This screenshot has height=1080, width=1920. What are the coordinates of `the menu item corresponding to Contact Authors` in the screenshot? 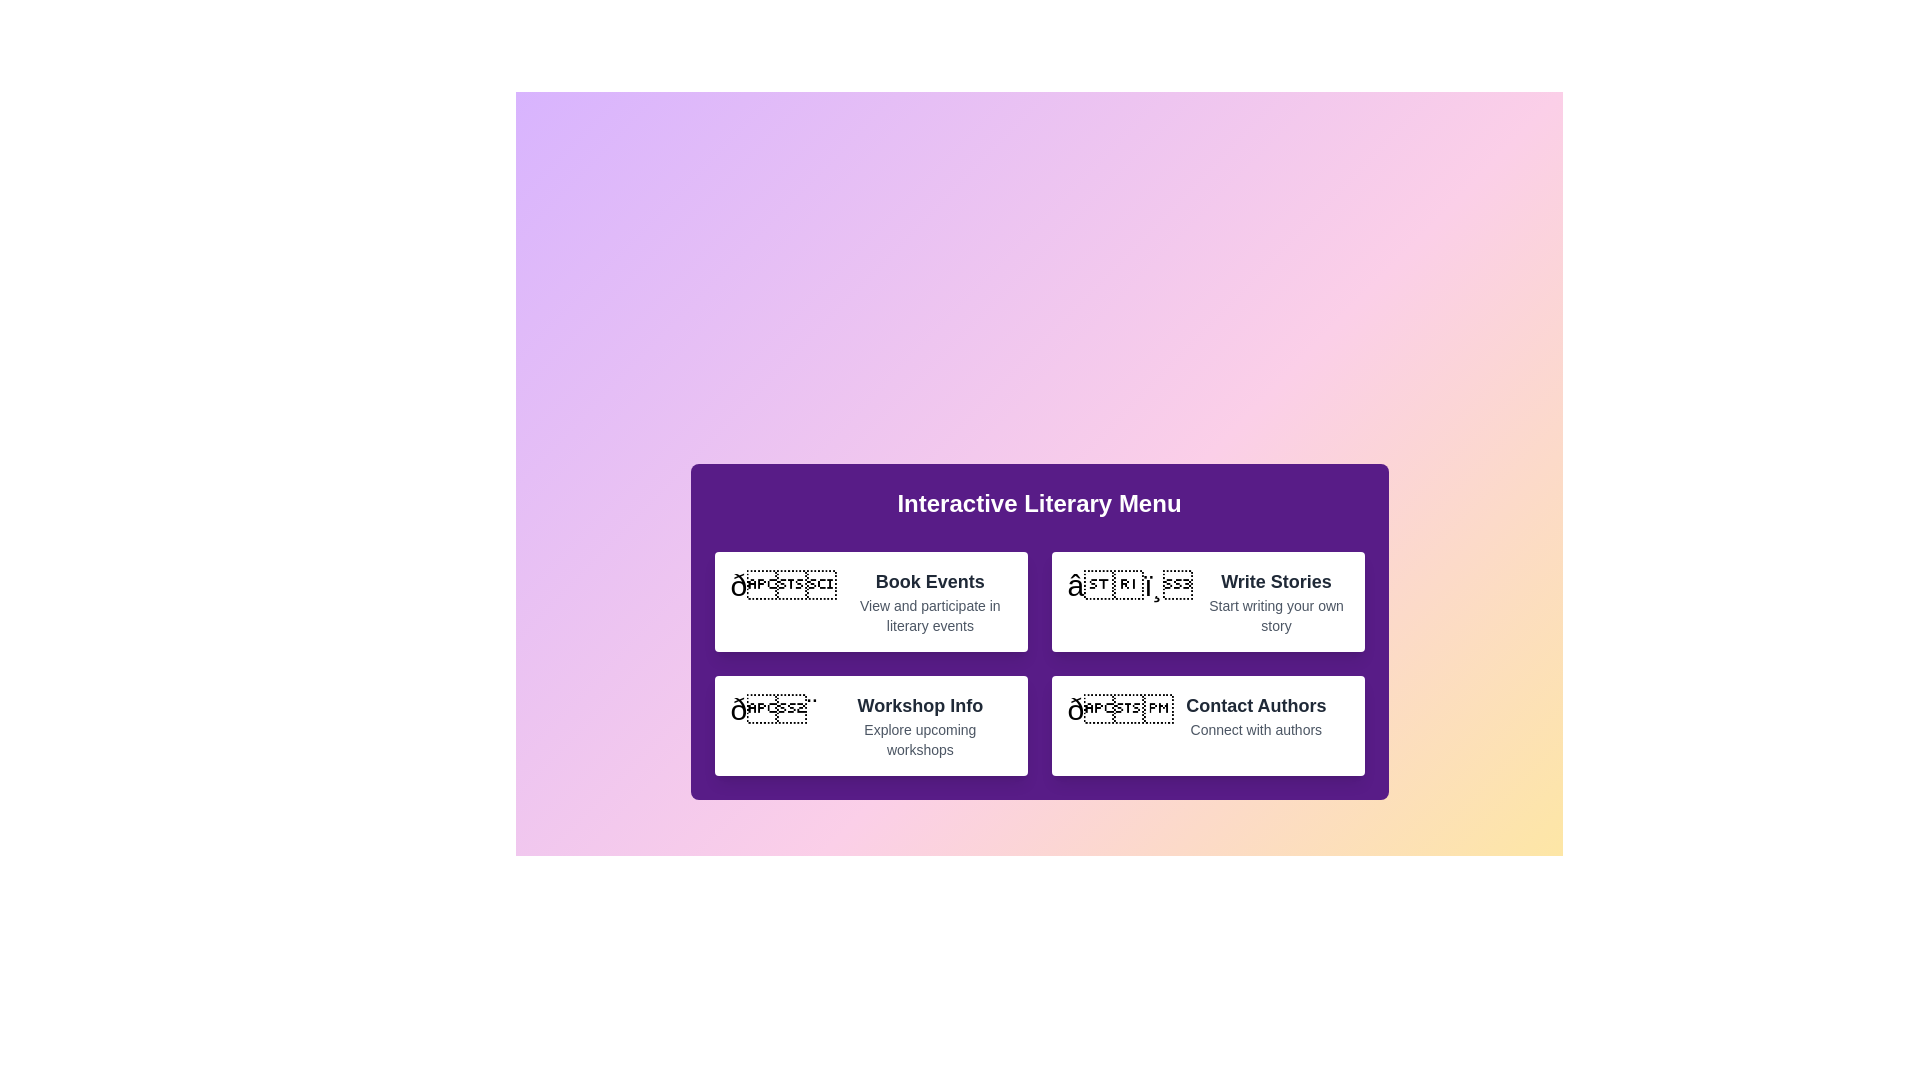 It's located at (1207, 725).